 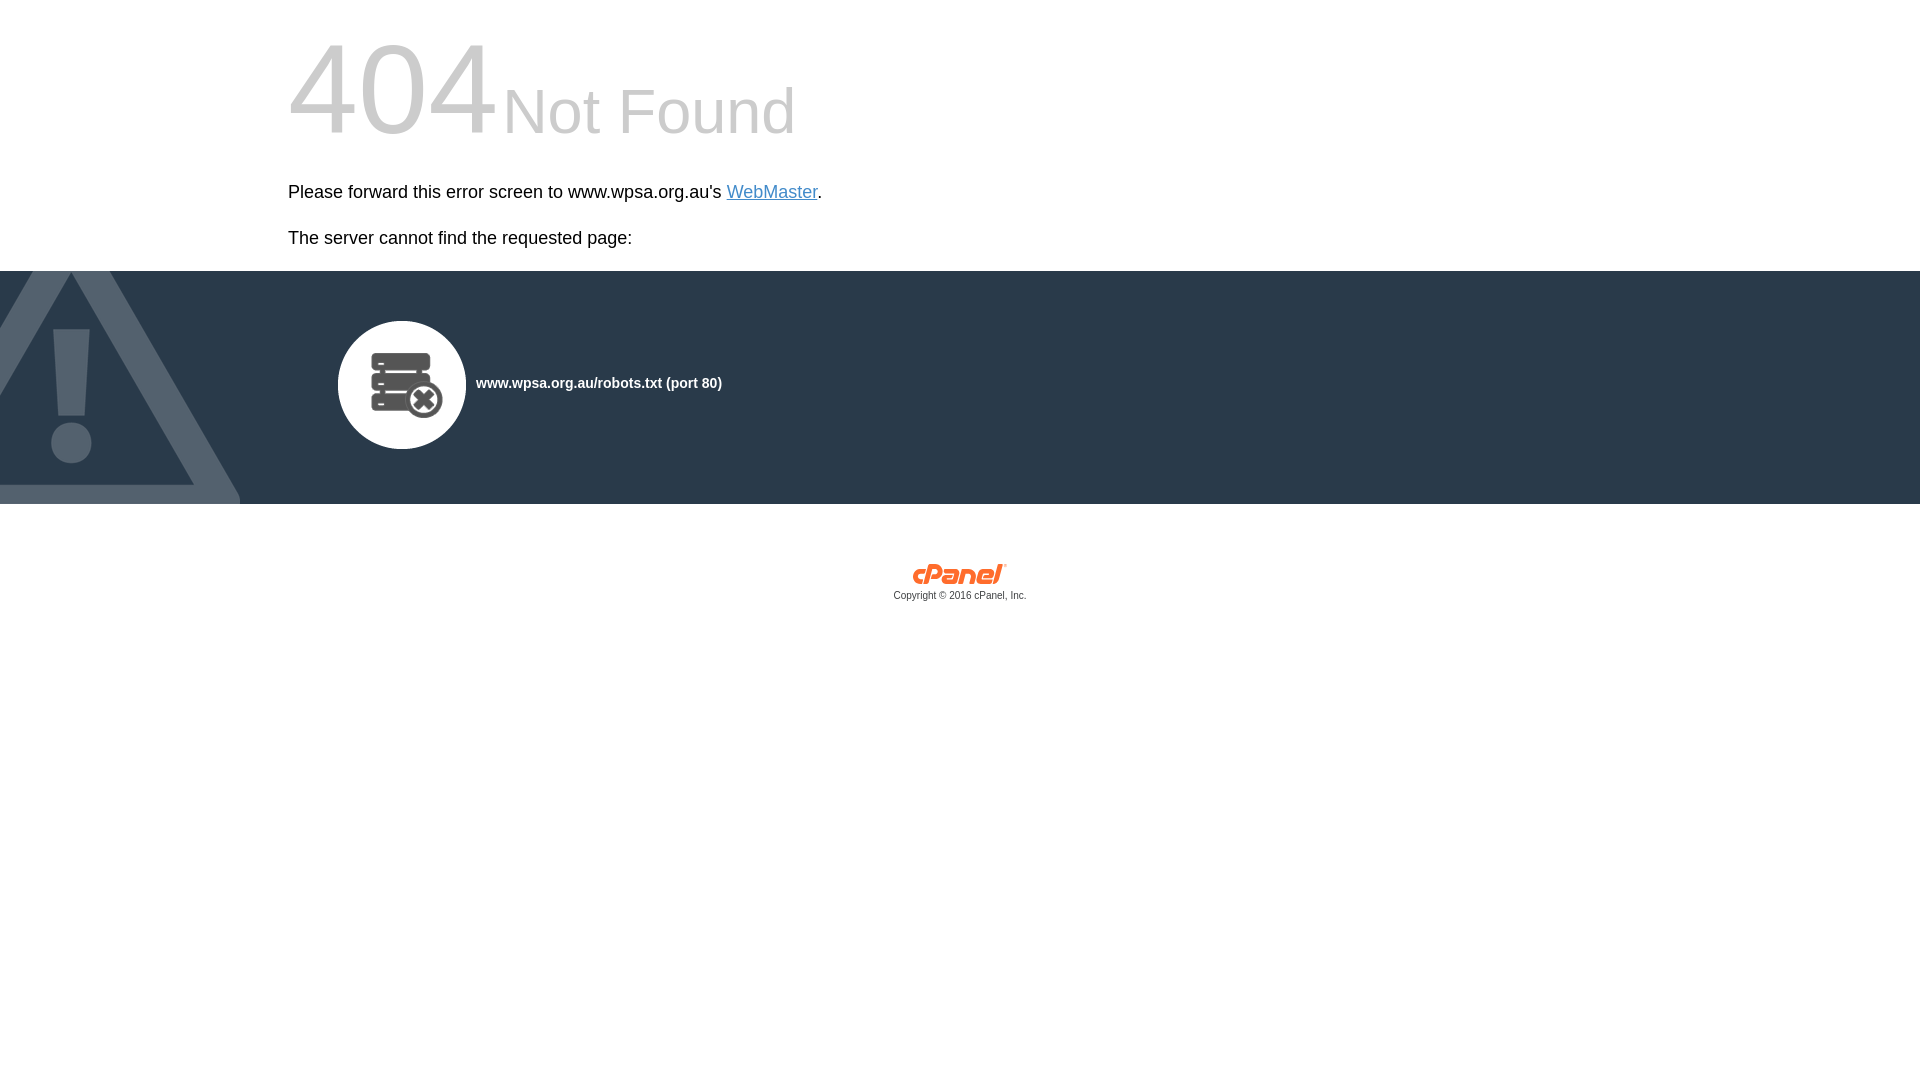 What do you see at coordinates (771, 192) in the screenshot?
I see `'WebMaster'` at bounding box center [771, 192].